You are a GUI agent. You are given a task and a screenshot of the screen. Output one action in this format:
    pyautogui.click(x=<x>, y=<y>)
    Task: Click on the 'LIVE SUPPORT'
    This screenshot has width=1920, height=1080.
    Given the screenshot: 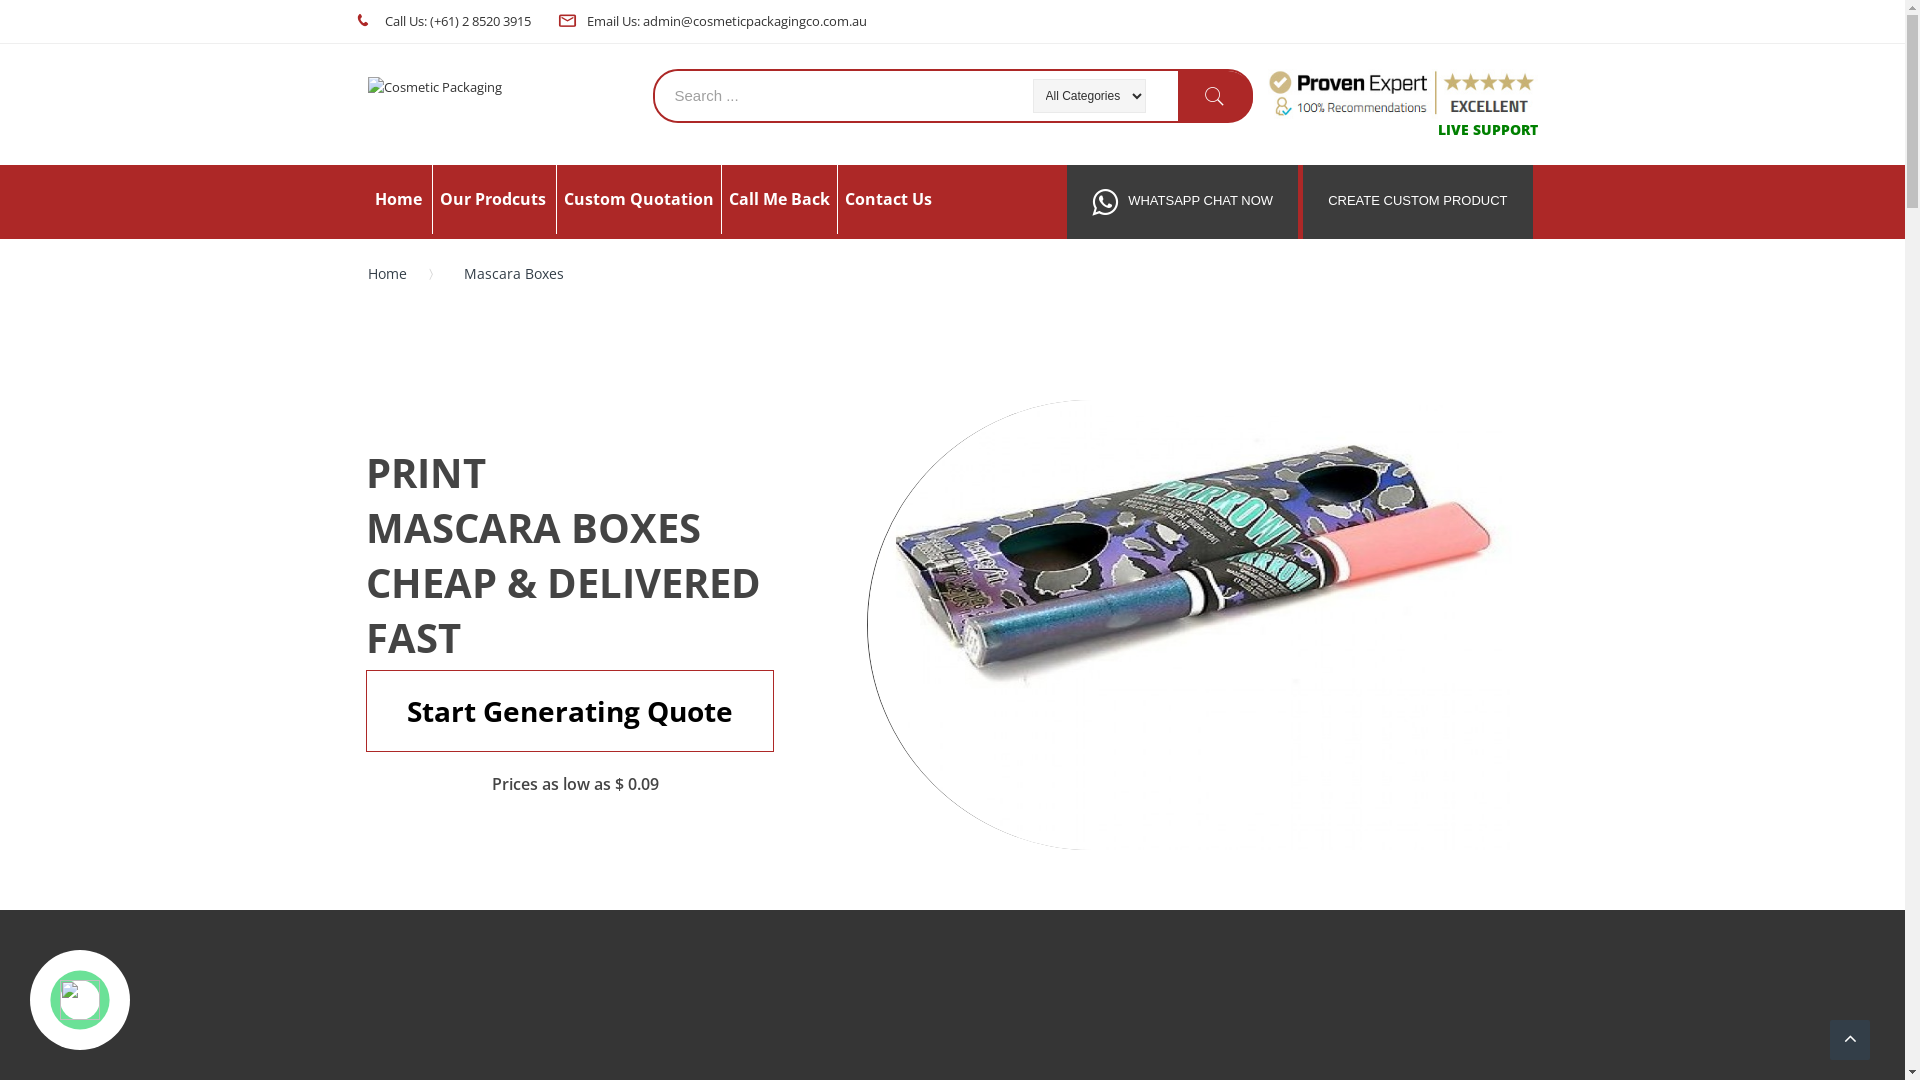 What is the action you would take?
    pyautogui.click(x=1488, y=129)
    